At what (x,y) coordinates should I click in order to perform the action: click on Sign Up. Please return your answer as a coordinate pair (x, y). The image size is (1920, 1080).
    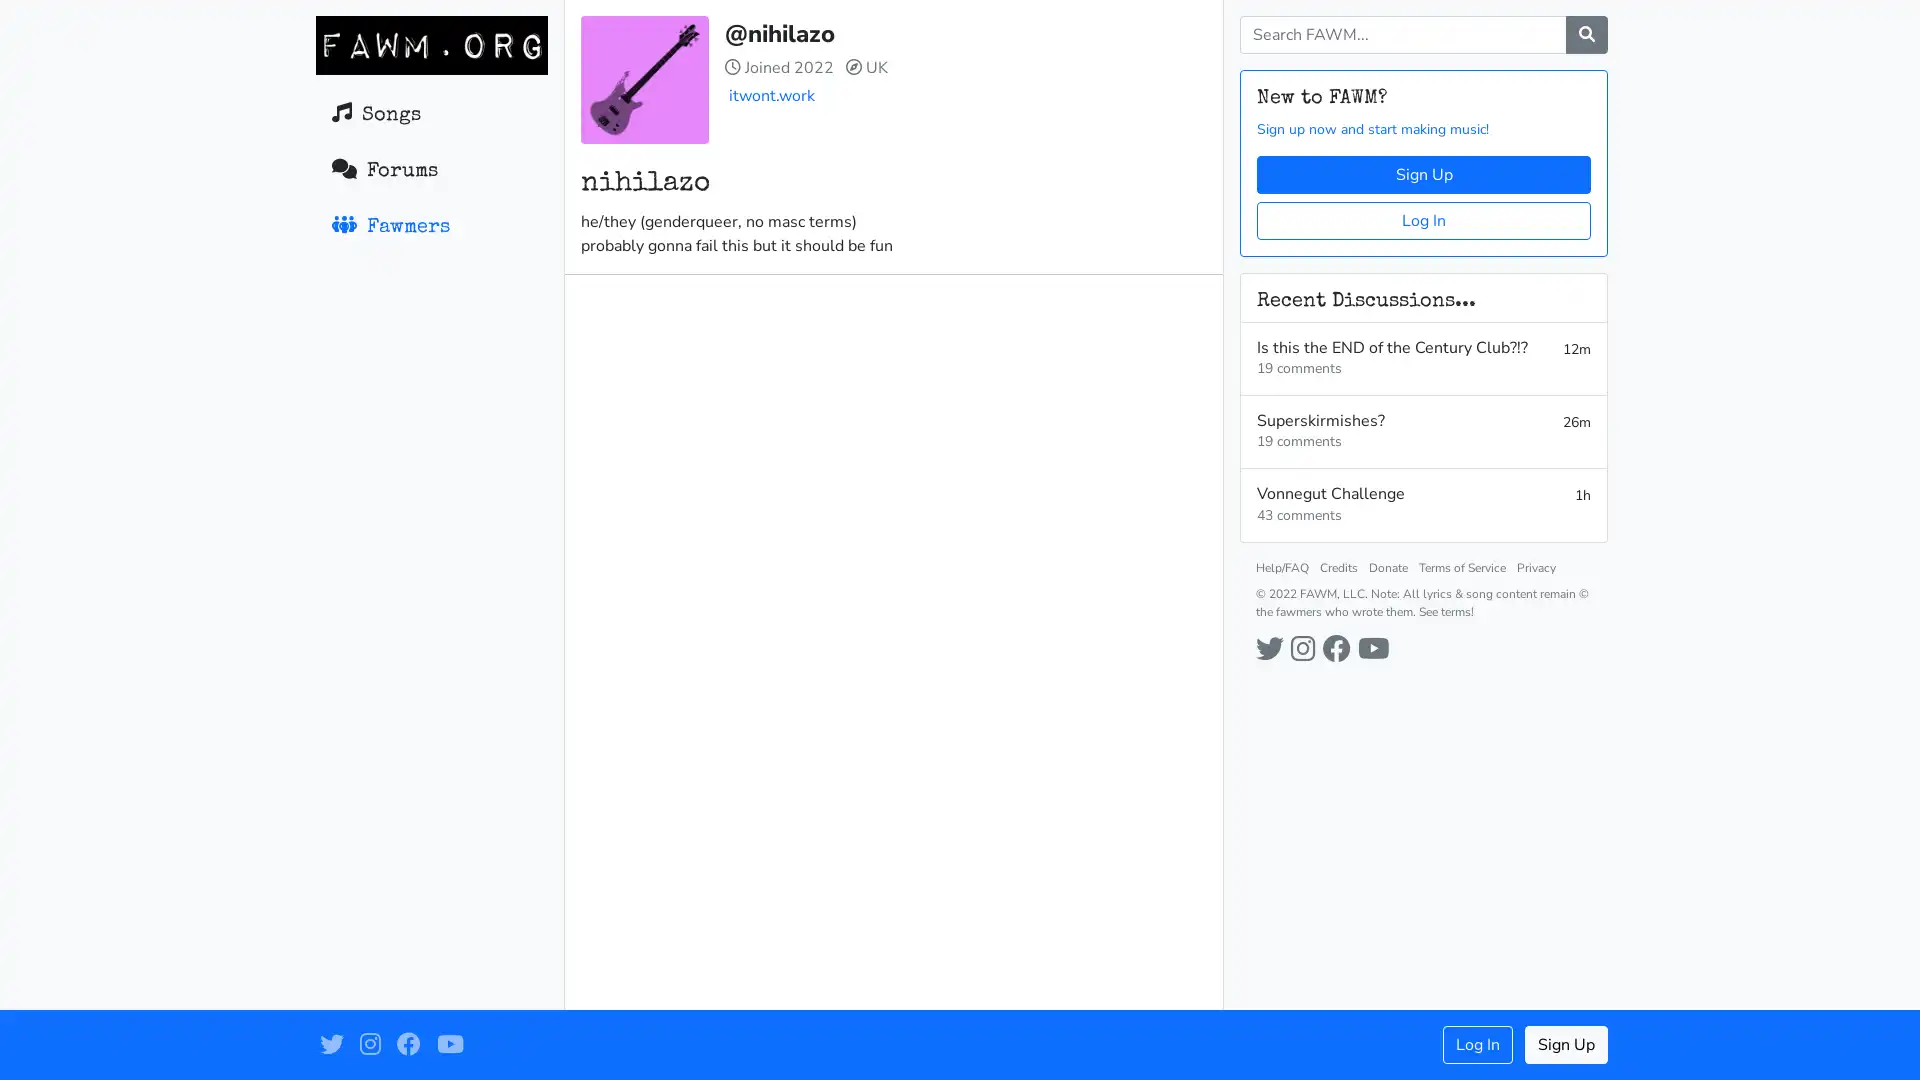
    Looking at the image, I should click on (1565, 1044).